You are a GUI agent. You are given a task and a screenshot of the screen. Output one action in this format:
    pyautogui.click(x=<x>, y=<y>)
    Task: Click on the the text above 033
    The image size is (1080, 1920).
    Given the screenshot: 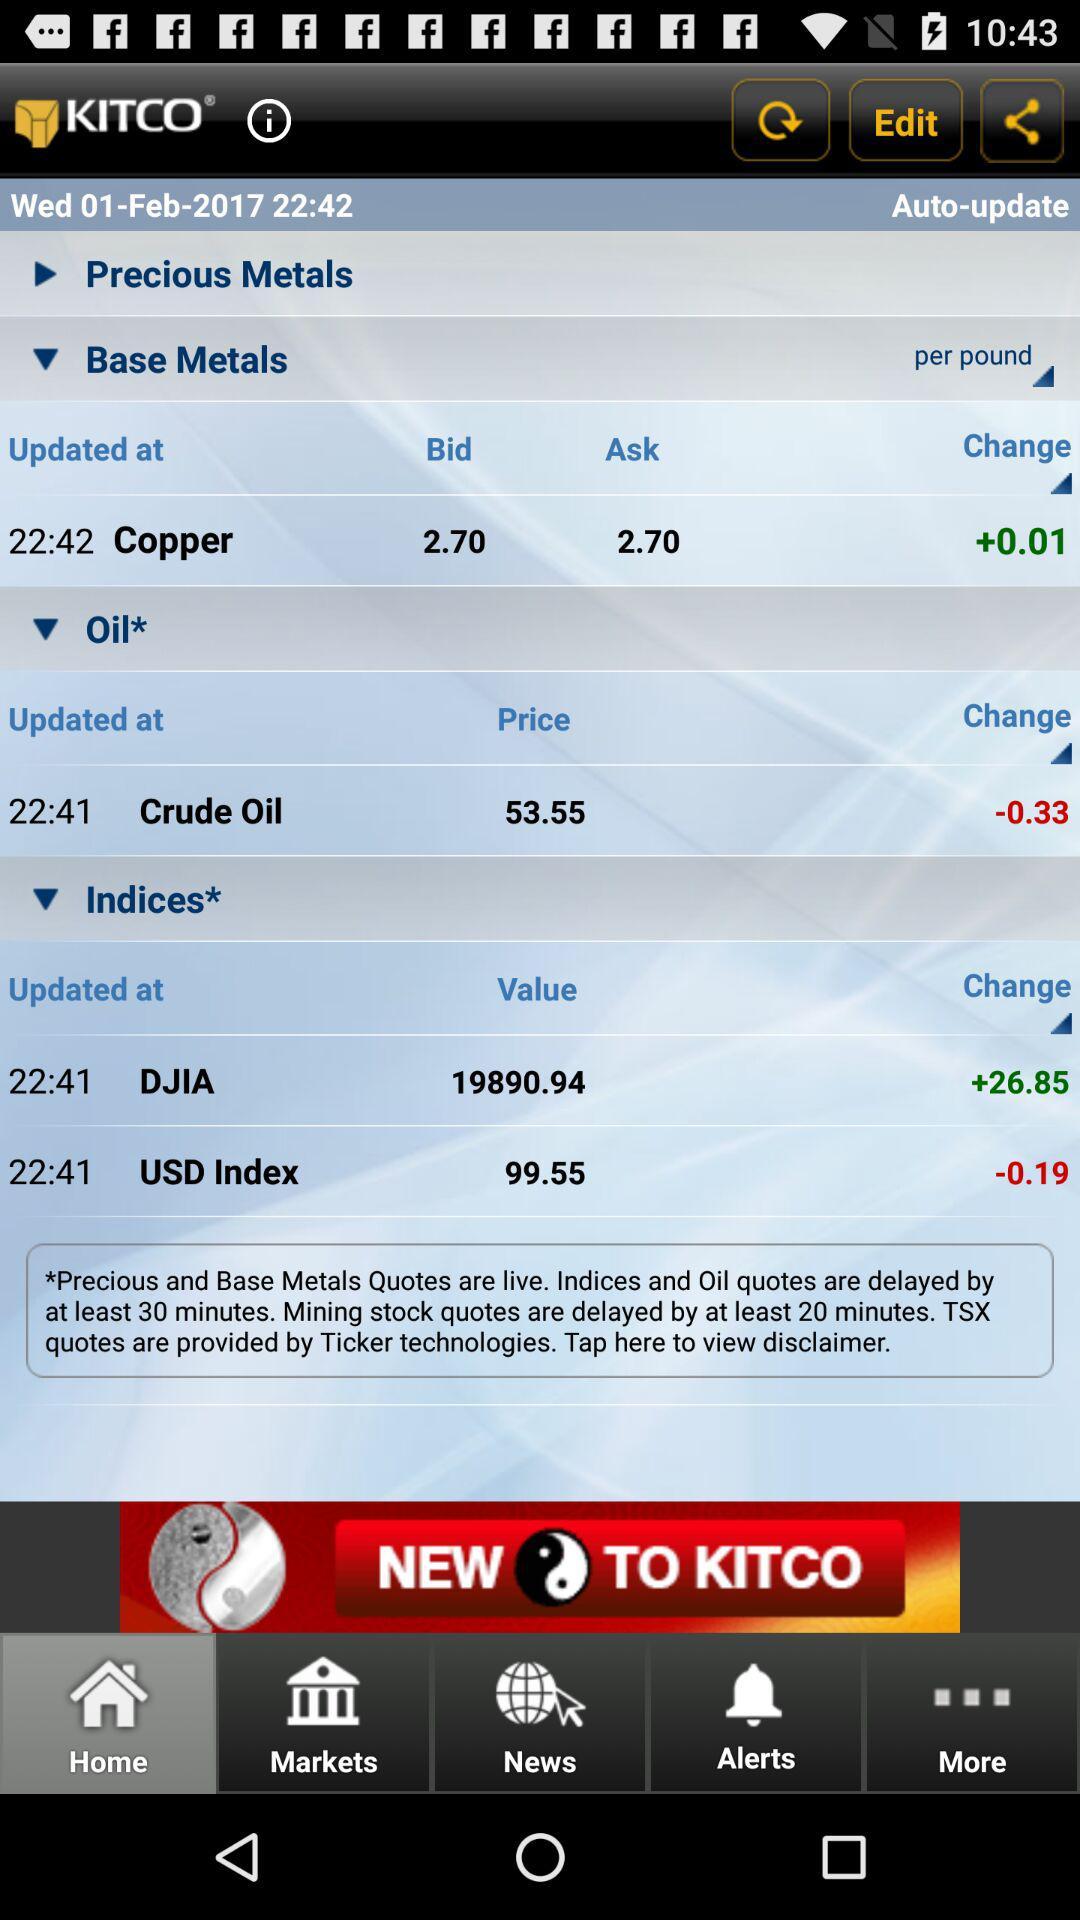 What is the action you would take?
    pyautogui.click(x=978, y=718)
    